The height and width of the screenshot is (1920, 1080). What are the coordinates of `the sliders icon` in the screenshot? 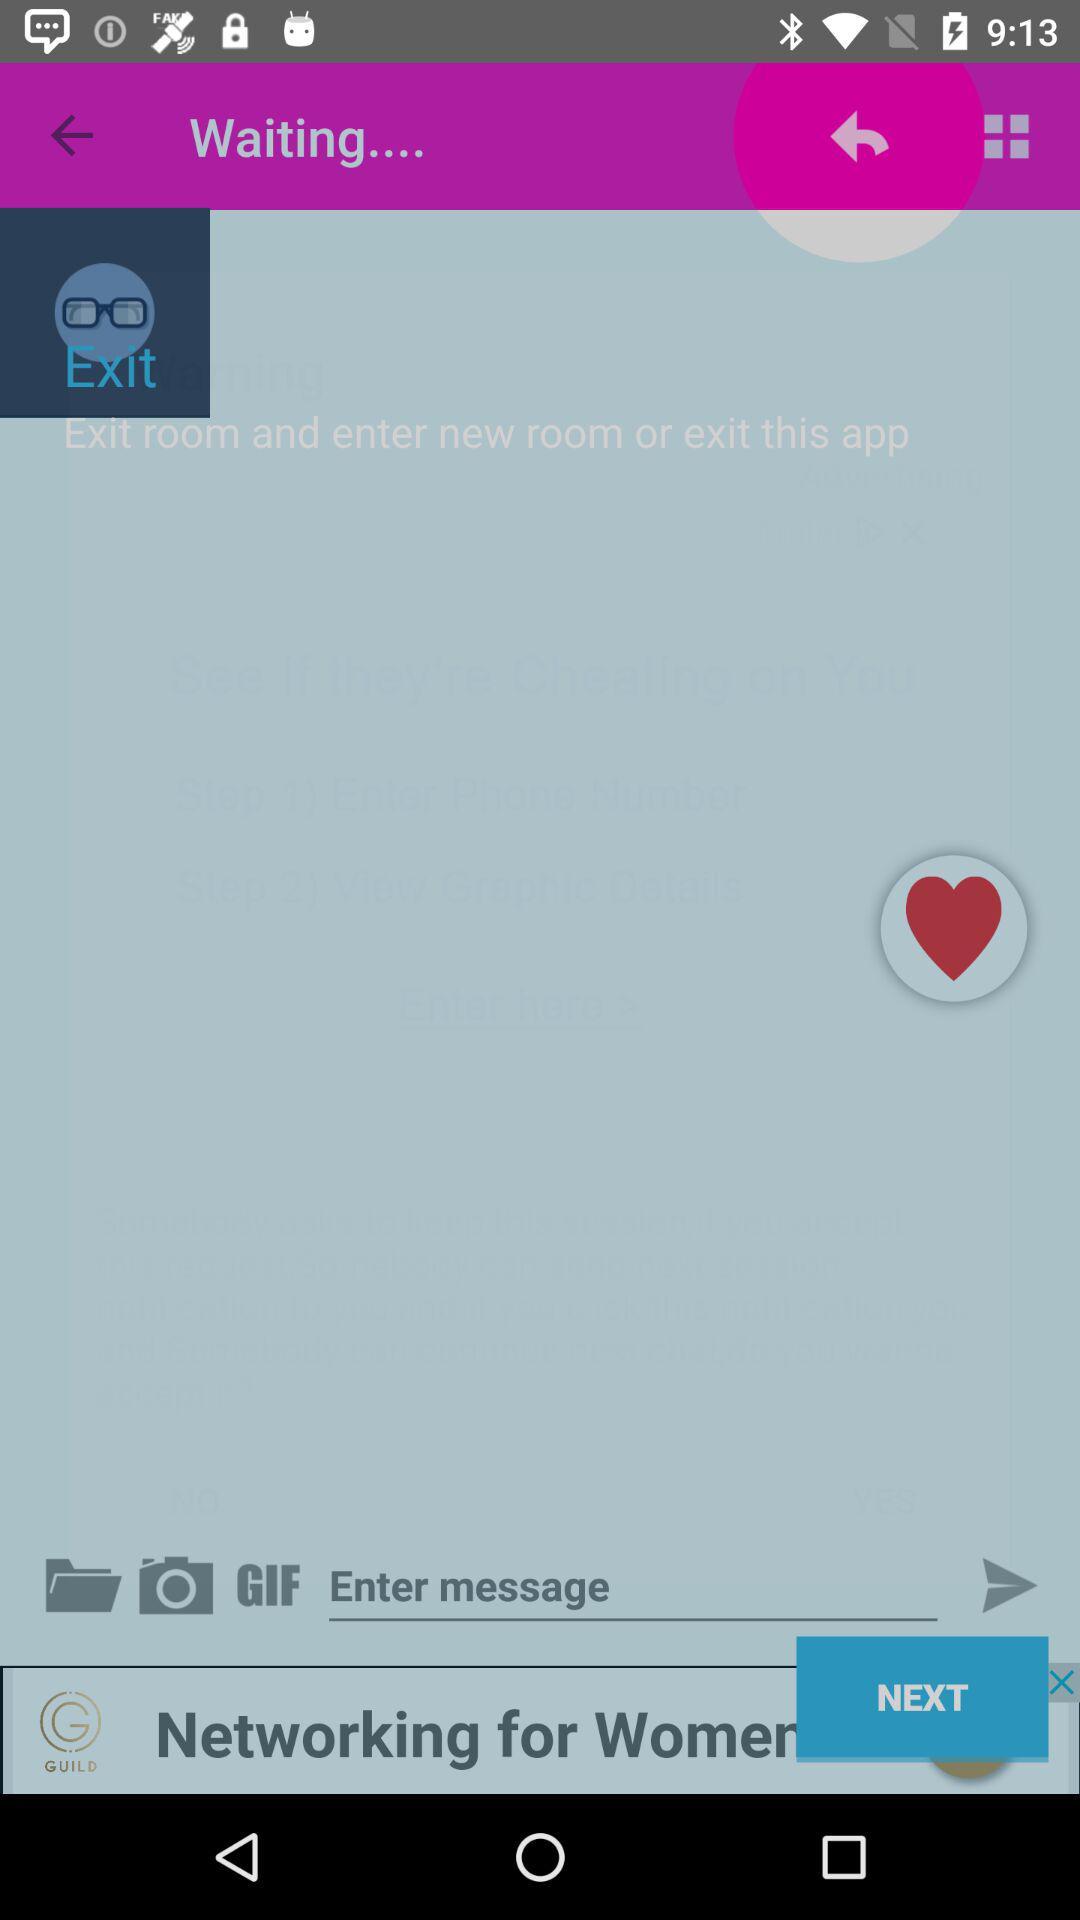 It's located at (272, 1584).